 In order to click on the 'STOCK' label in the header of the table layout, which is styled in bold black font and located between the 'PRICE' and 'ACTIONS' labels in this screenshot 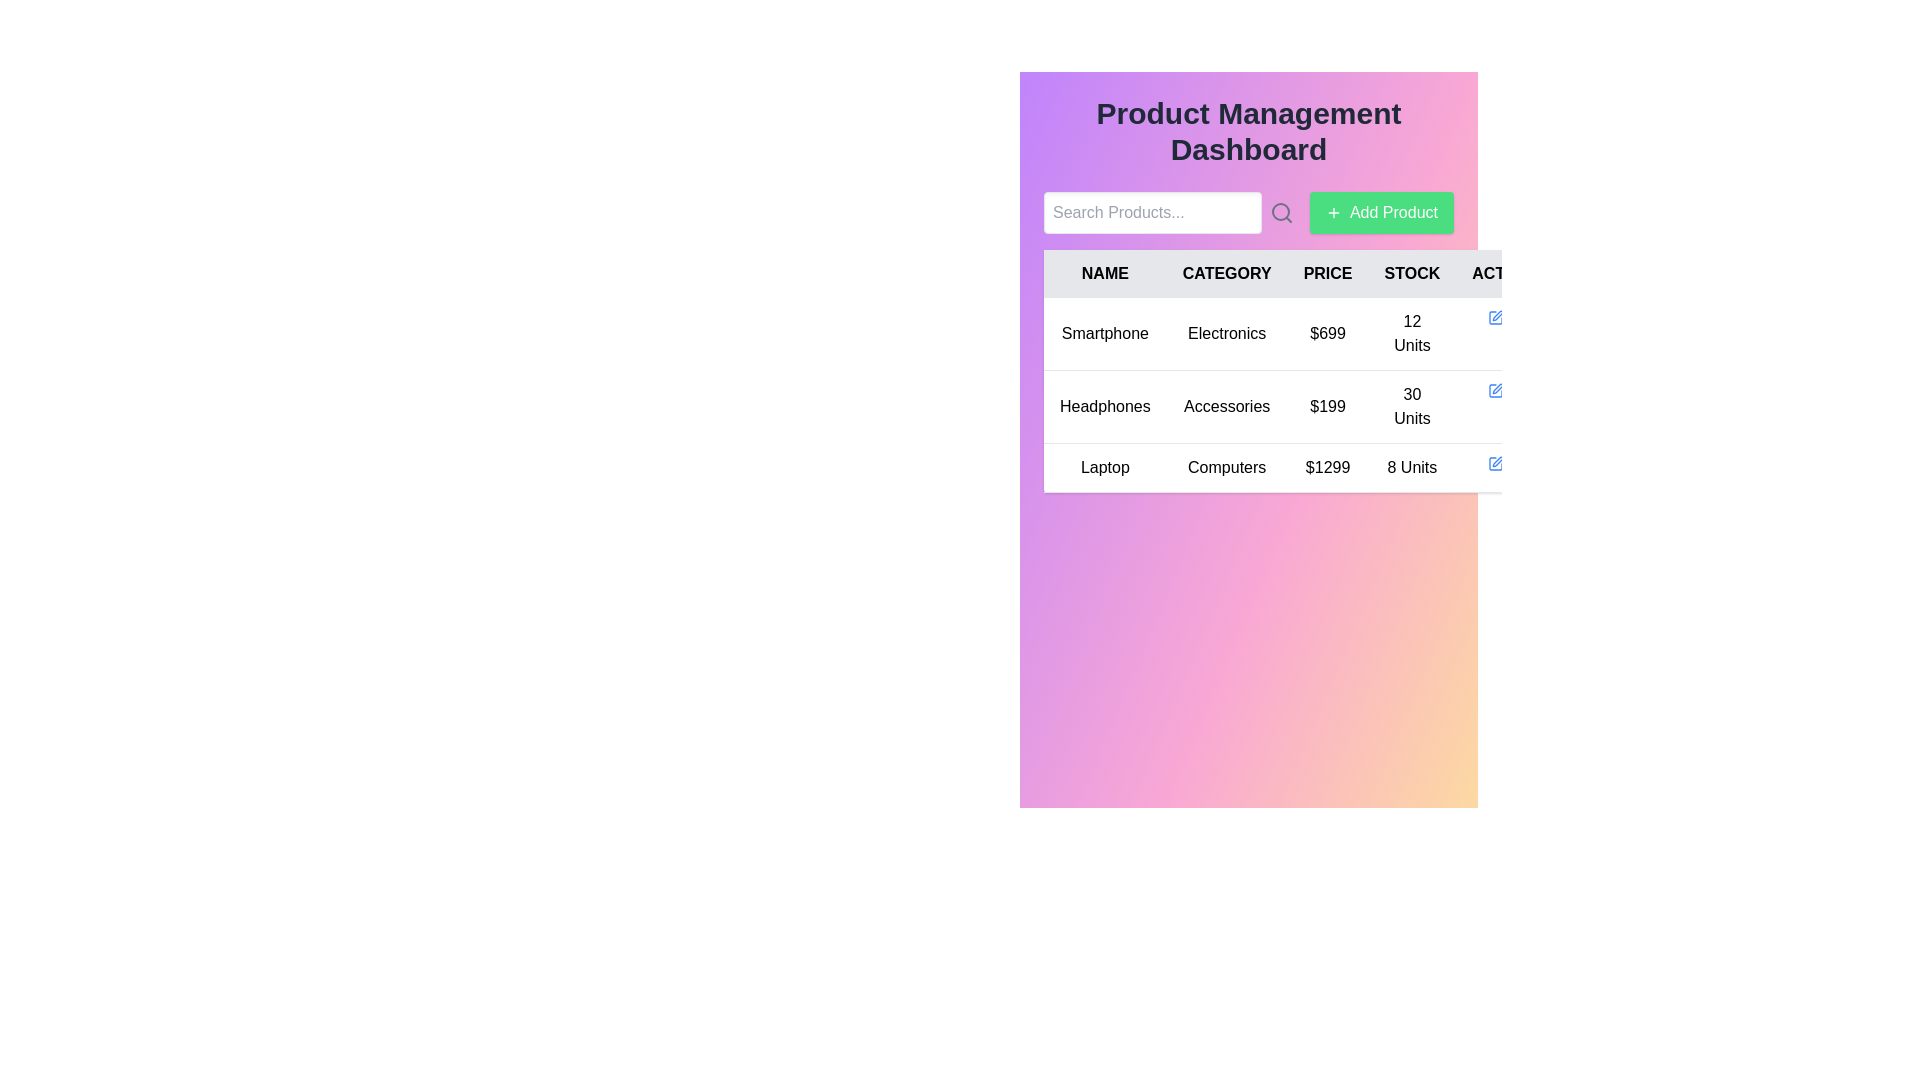, I will do `click(1411, 273)`.